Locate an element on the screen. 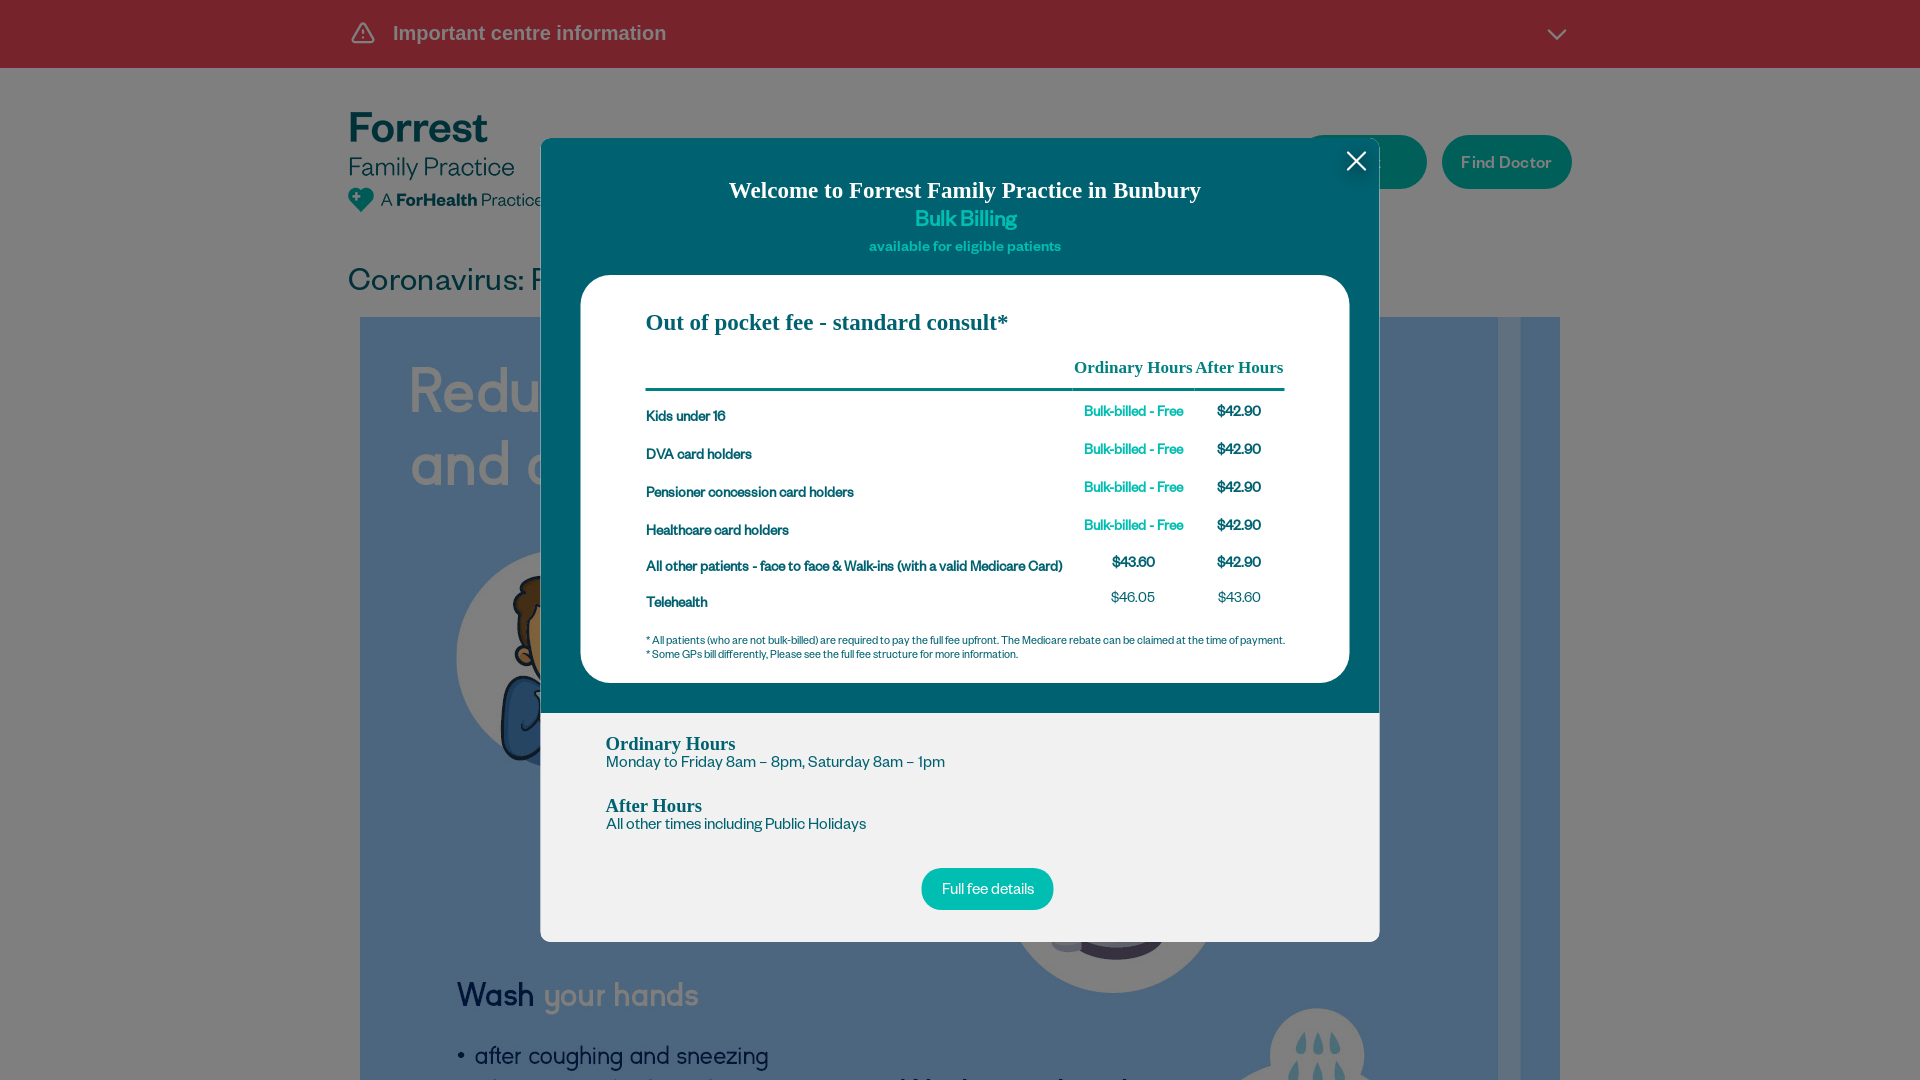 The width and height of the screenshot is (1920, 1080). 'Find Doctor' is located at coordinates (1507, 161).